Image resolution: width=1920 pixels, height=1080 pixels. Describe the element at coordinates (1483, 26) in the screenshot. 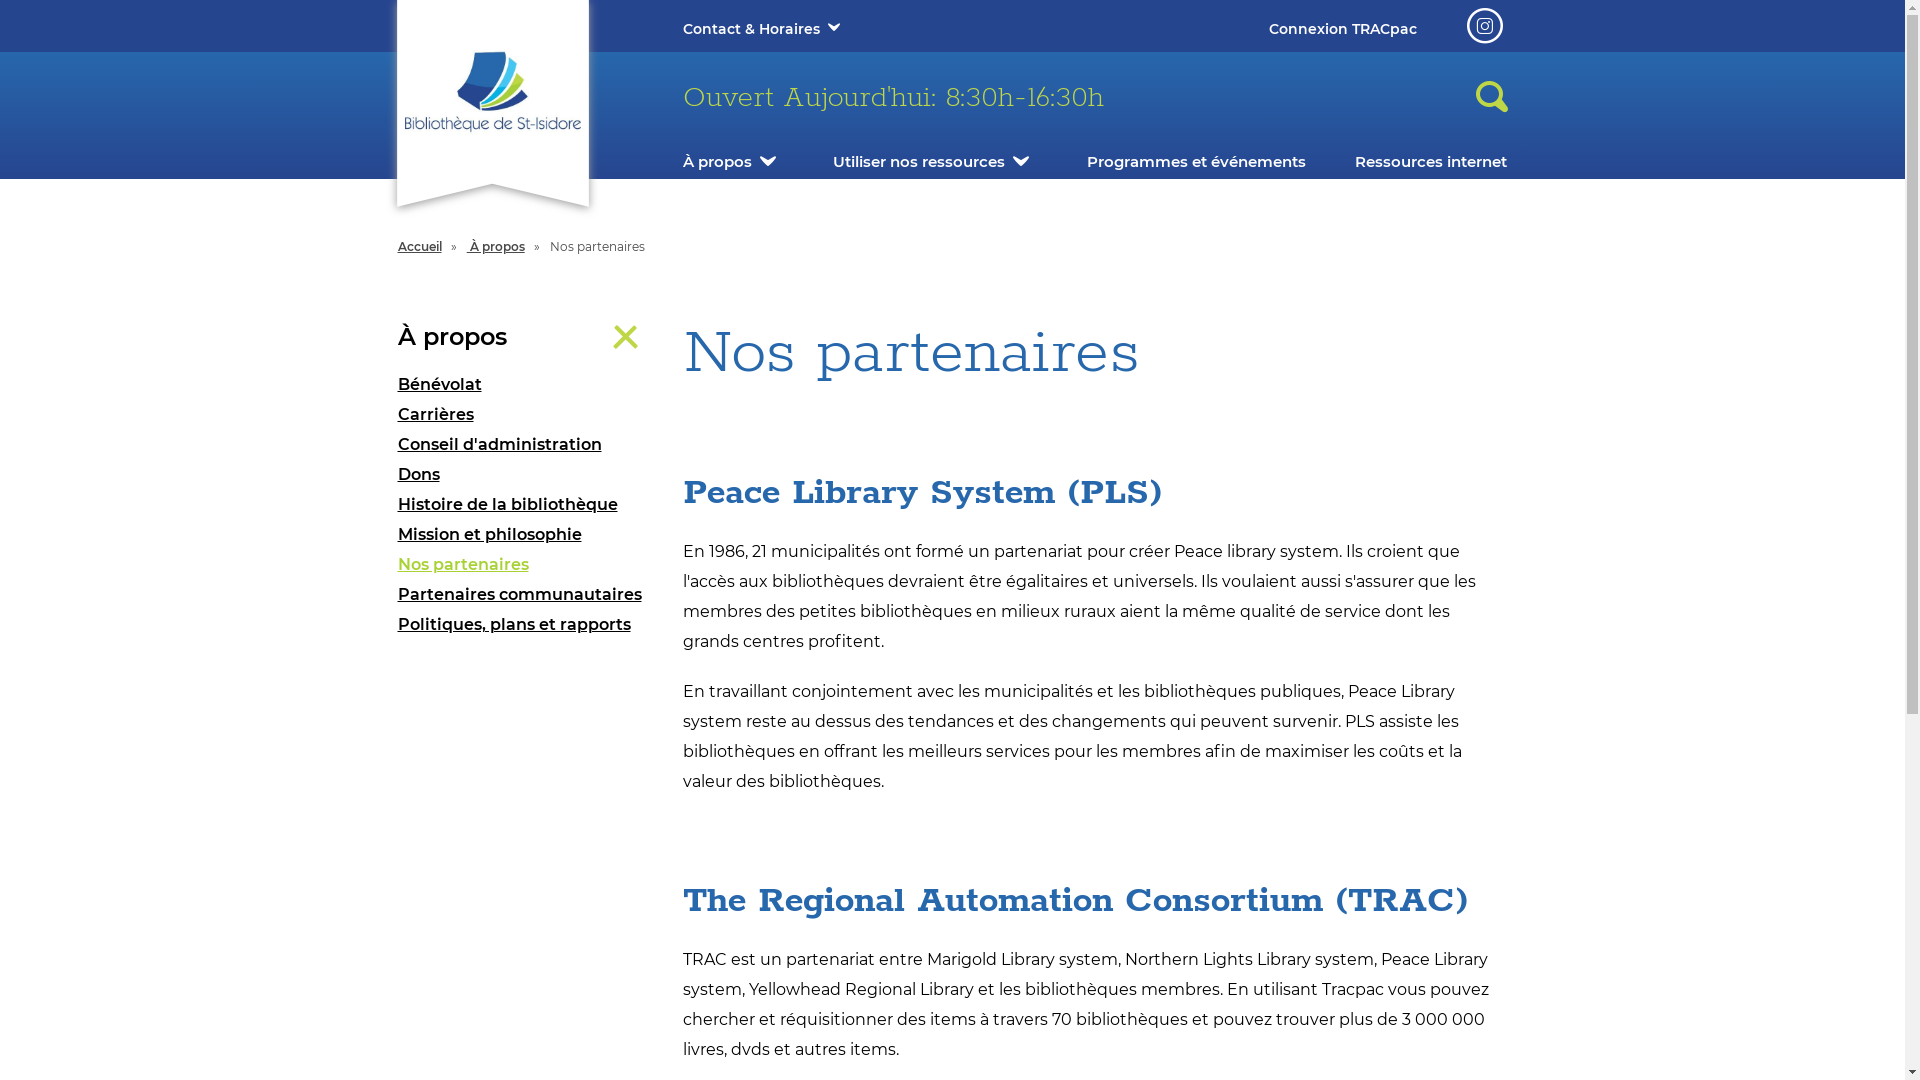

I see `'Instagram'` at that location.